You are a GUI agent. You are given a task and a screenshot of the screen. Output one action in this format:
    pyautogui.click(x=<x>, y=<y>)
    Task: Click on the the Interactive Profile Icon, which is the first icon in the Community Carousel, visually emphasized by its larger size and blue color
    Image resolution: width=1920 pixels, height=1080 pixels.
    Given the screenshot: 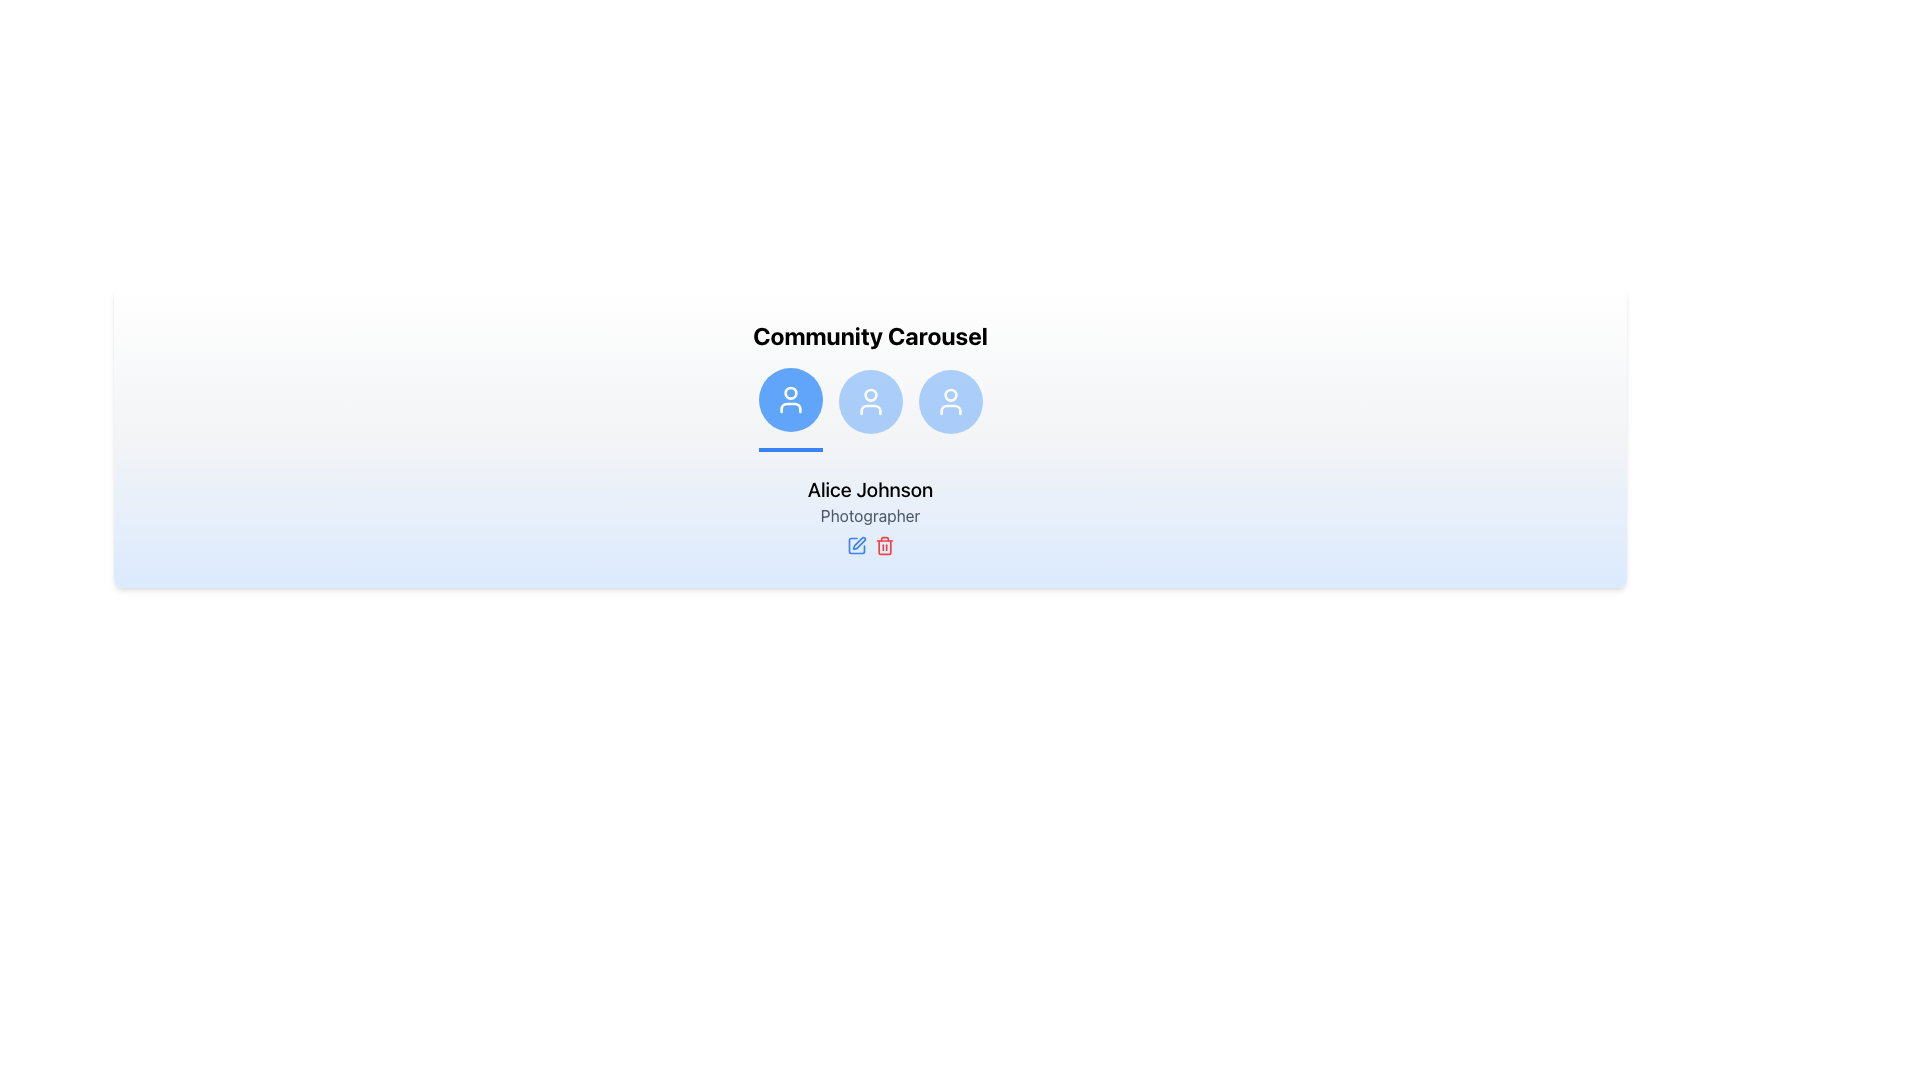 What is the action you would take?
    pyautogui.click(x=789, y=400)
    